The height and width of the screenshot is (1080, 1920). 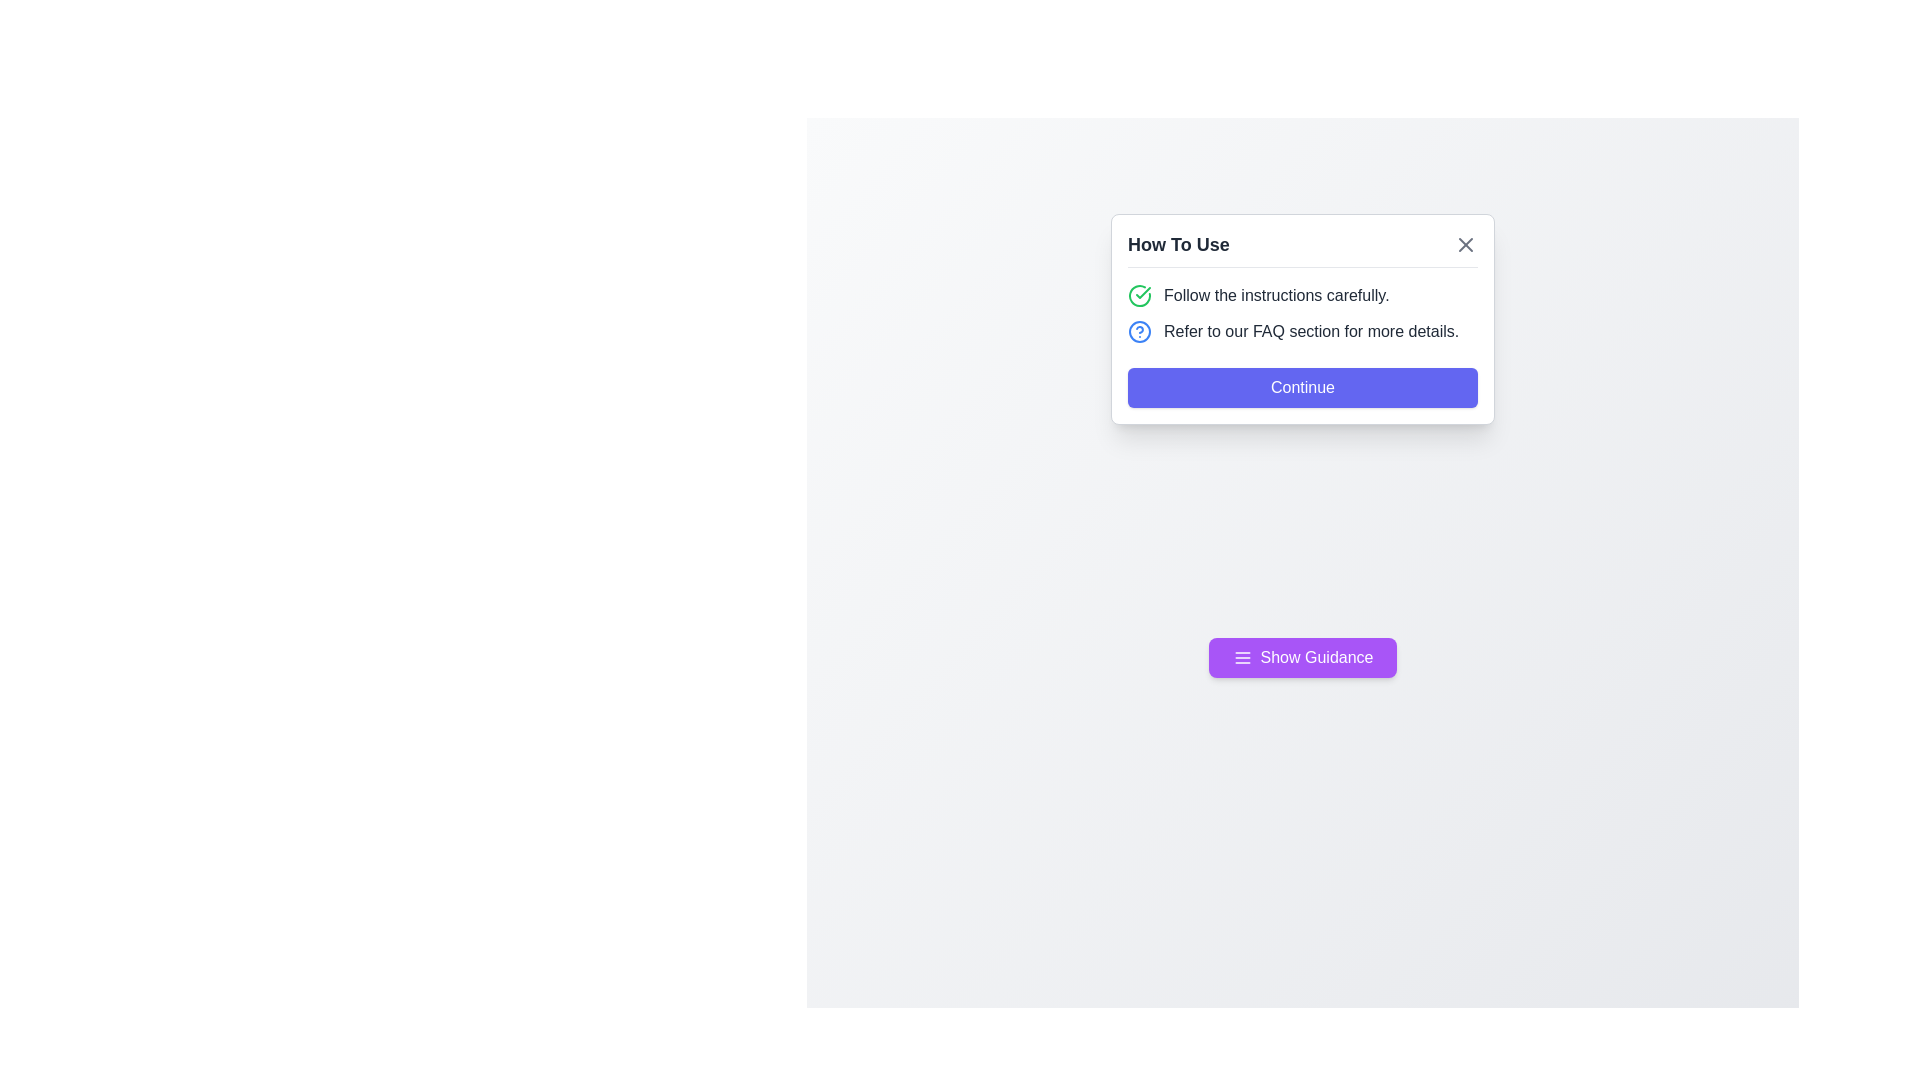 What do you see at coordinates (1140, 330) in the screenshot?
I see `the help icon located in the notification box under the title 'How To Use,' positioned to the left of the text 'Refer to our FAQ section for more details.'` at bounding box center [1140, 330].